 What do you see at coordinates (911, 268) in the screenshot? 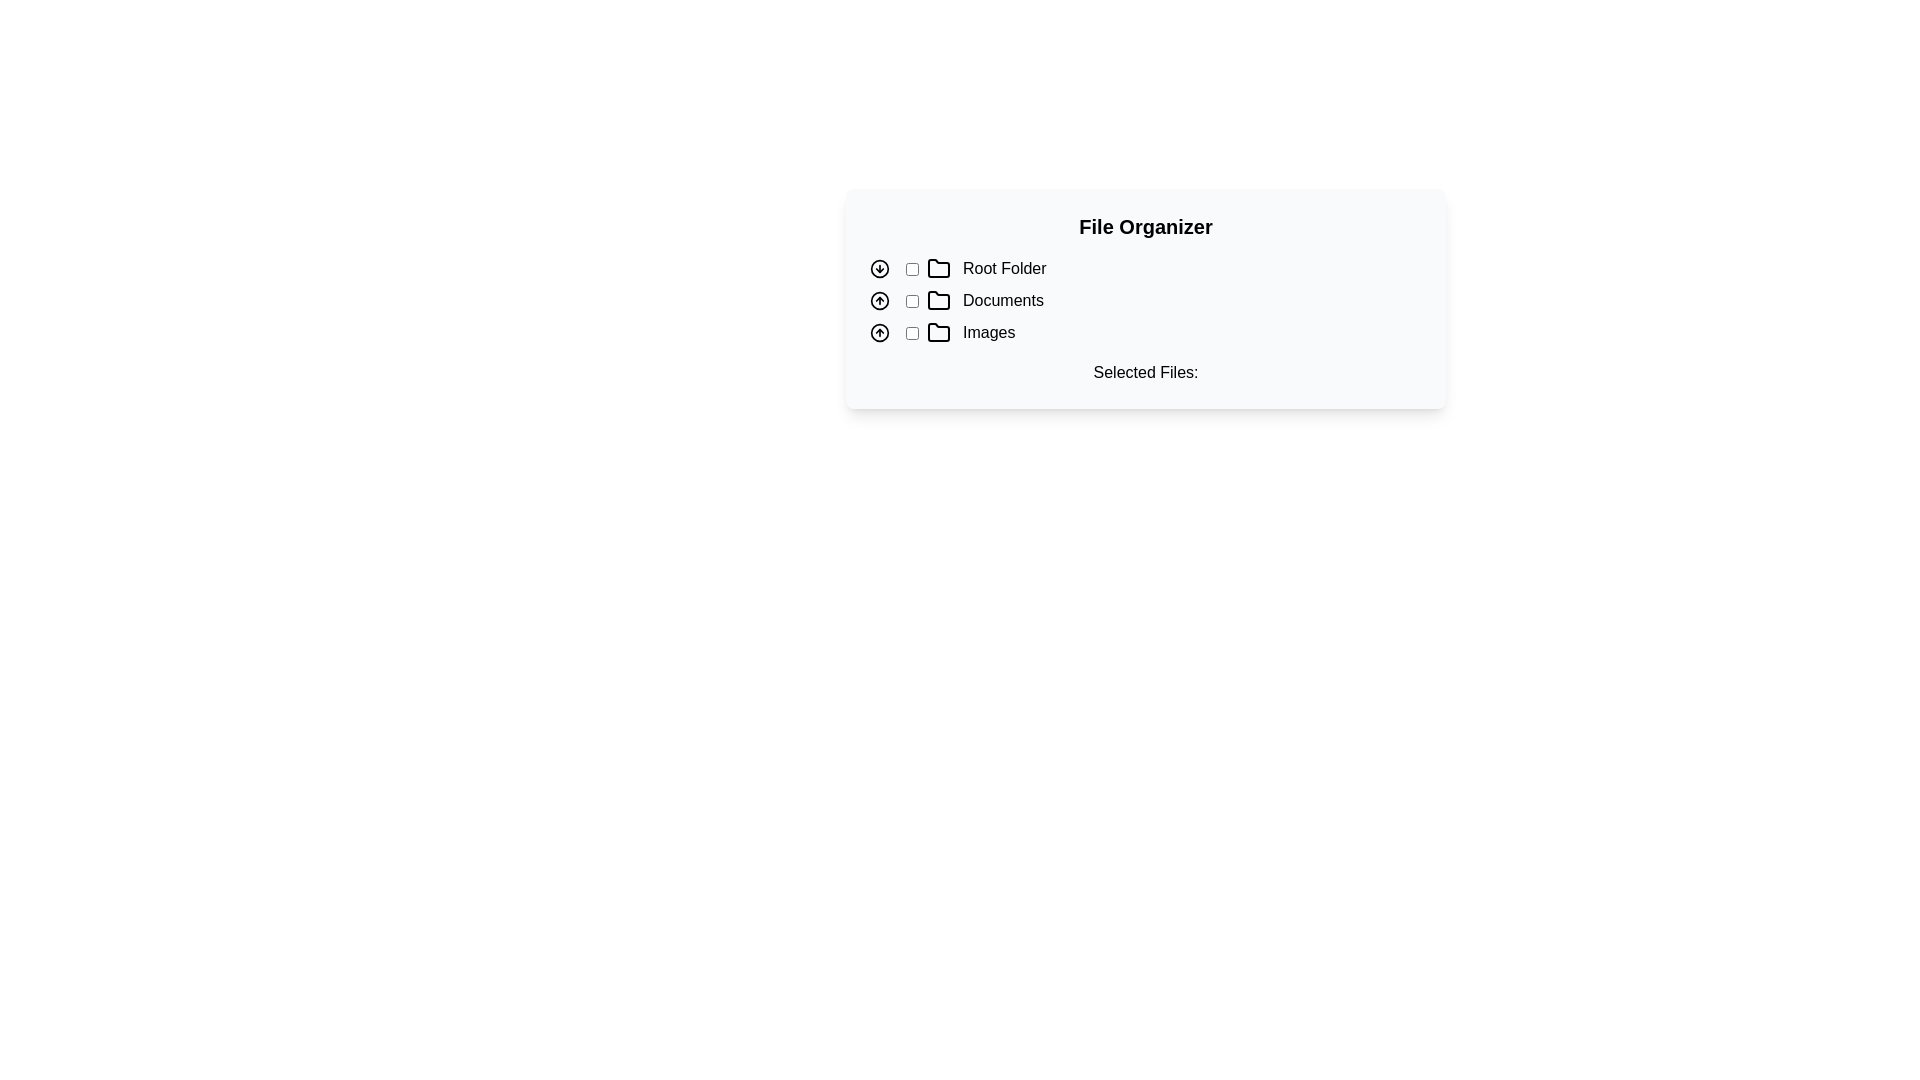
I see `the selection checkbox for 'Root Folder', which is located centrally within its row` at bounding box center [911, 268].